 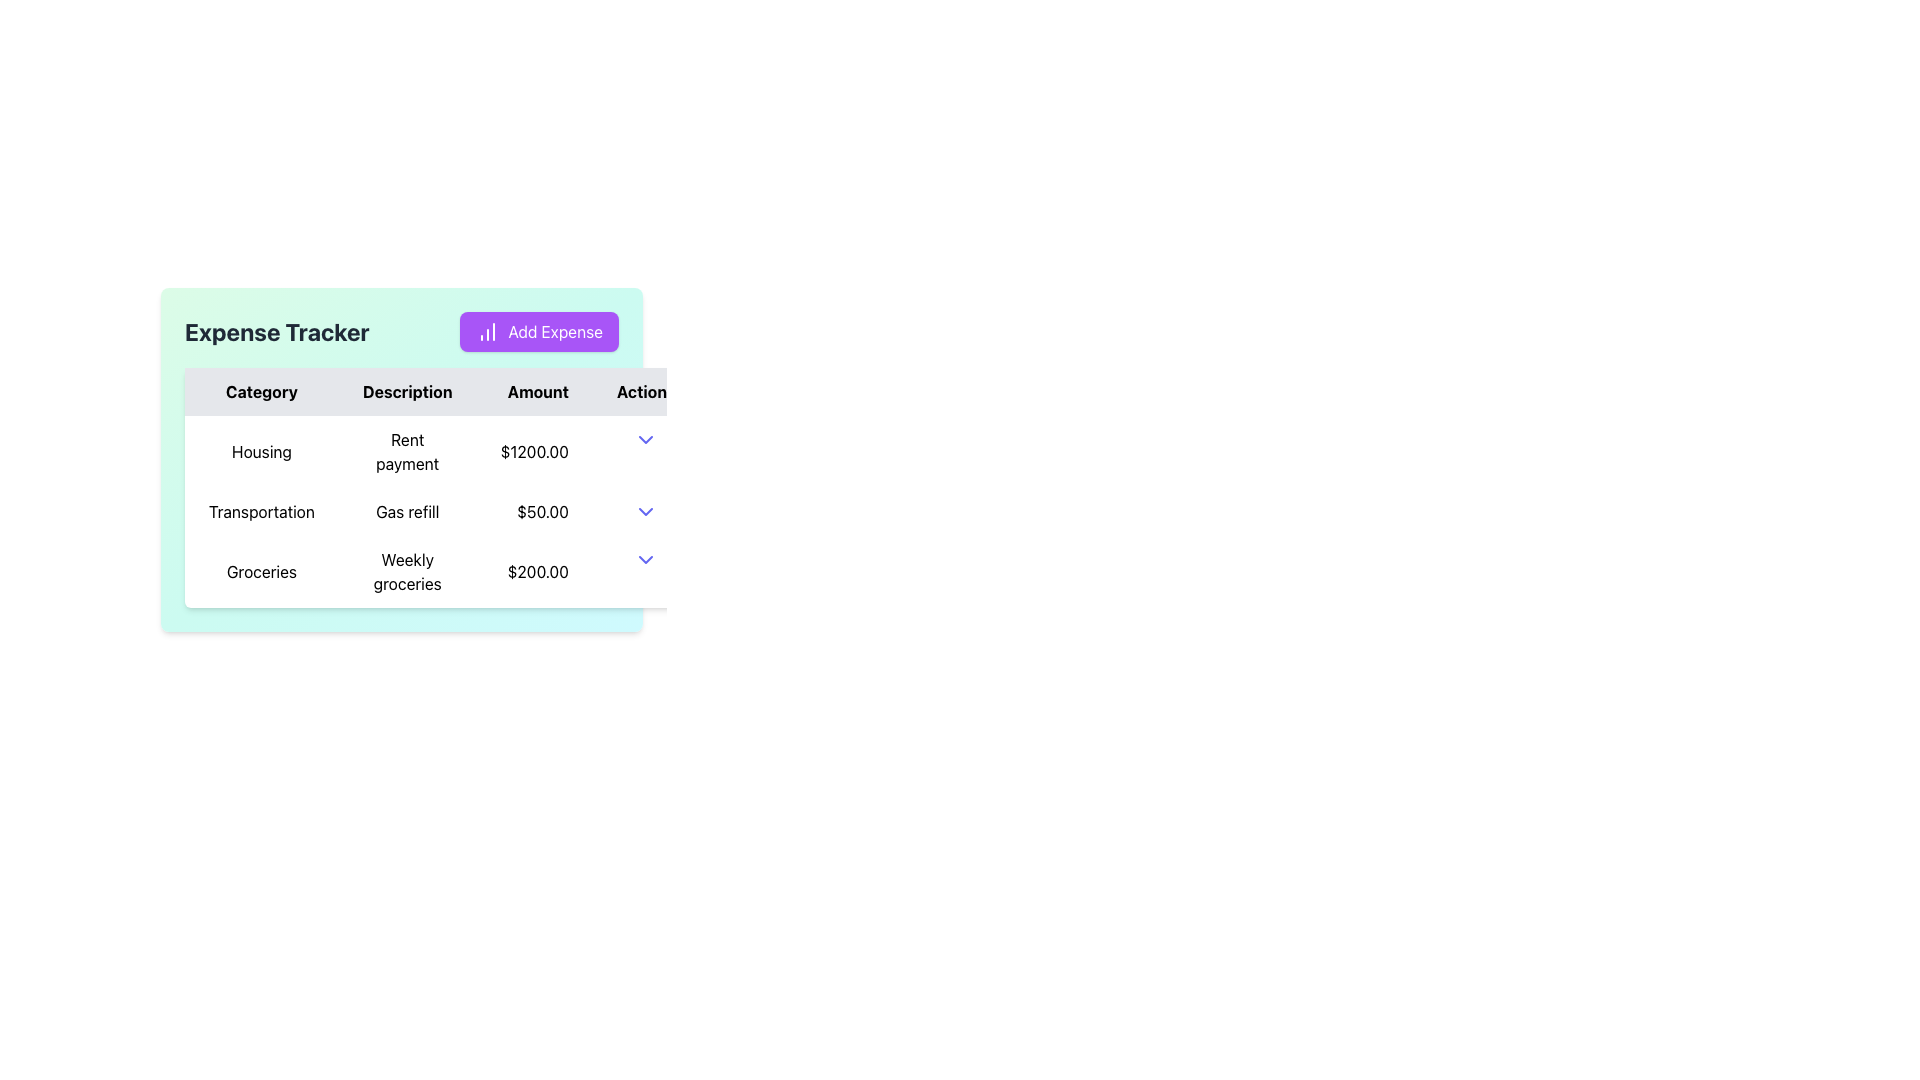 I want to click on the table row displaying 'Gas refill' under the 'Transportation' category with an amount of '$50.00', so click(x=441, y=511).